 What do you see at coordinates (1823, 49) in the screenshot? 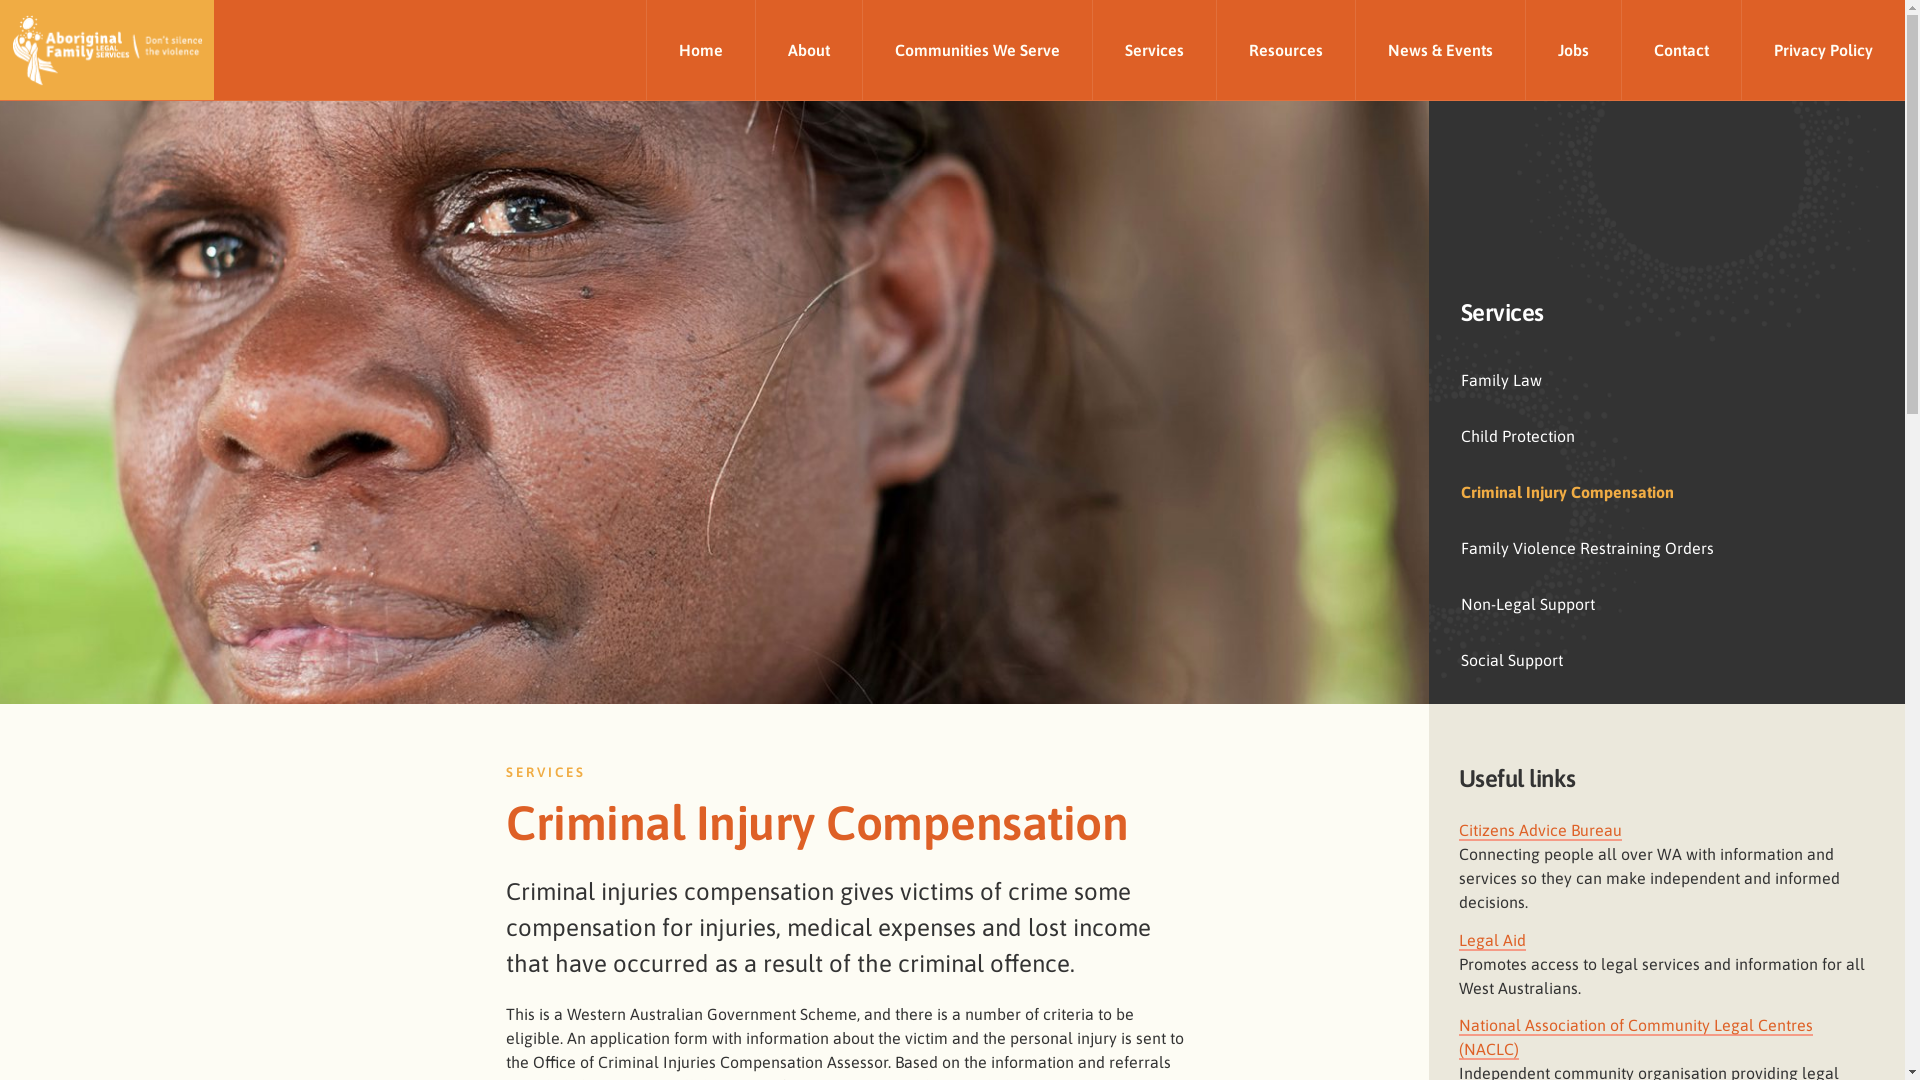
I see `'Privacy Policy'` at bounding box center [1823, 49].